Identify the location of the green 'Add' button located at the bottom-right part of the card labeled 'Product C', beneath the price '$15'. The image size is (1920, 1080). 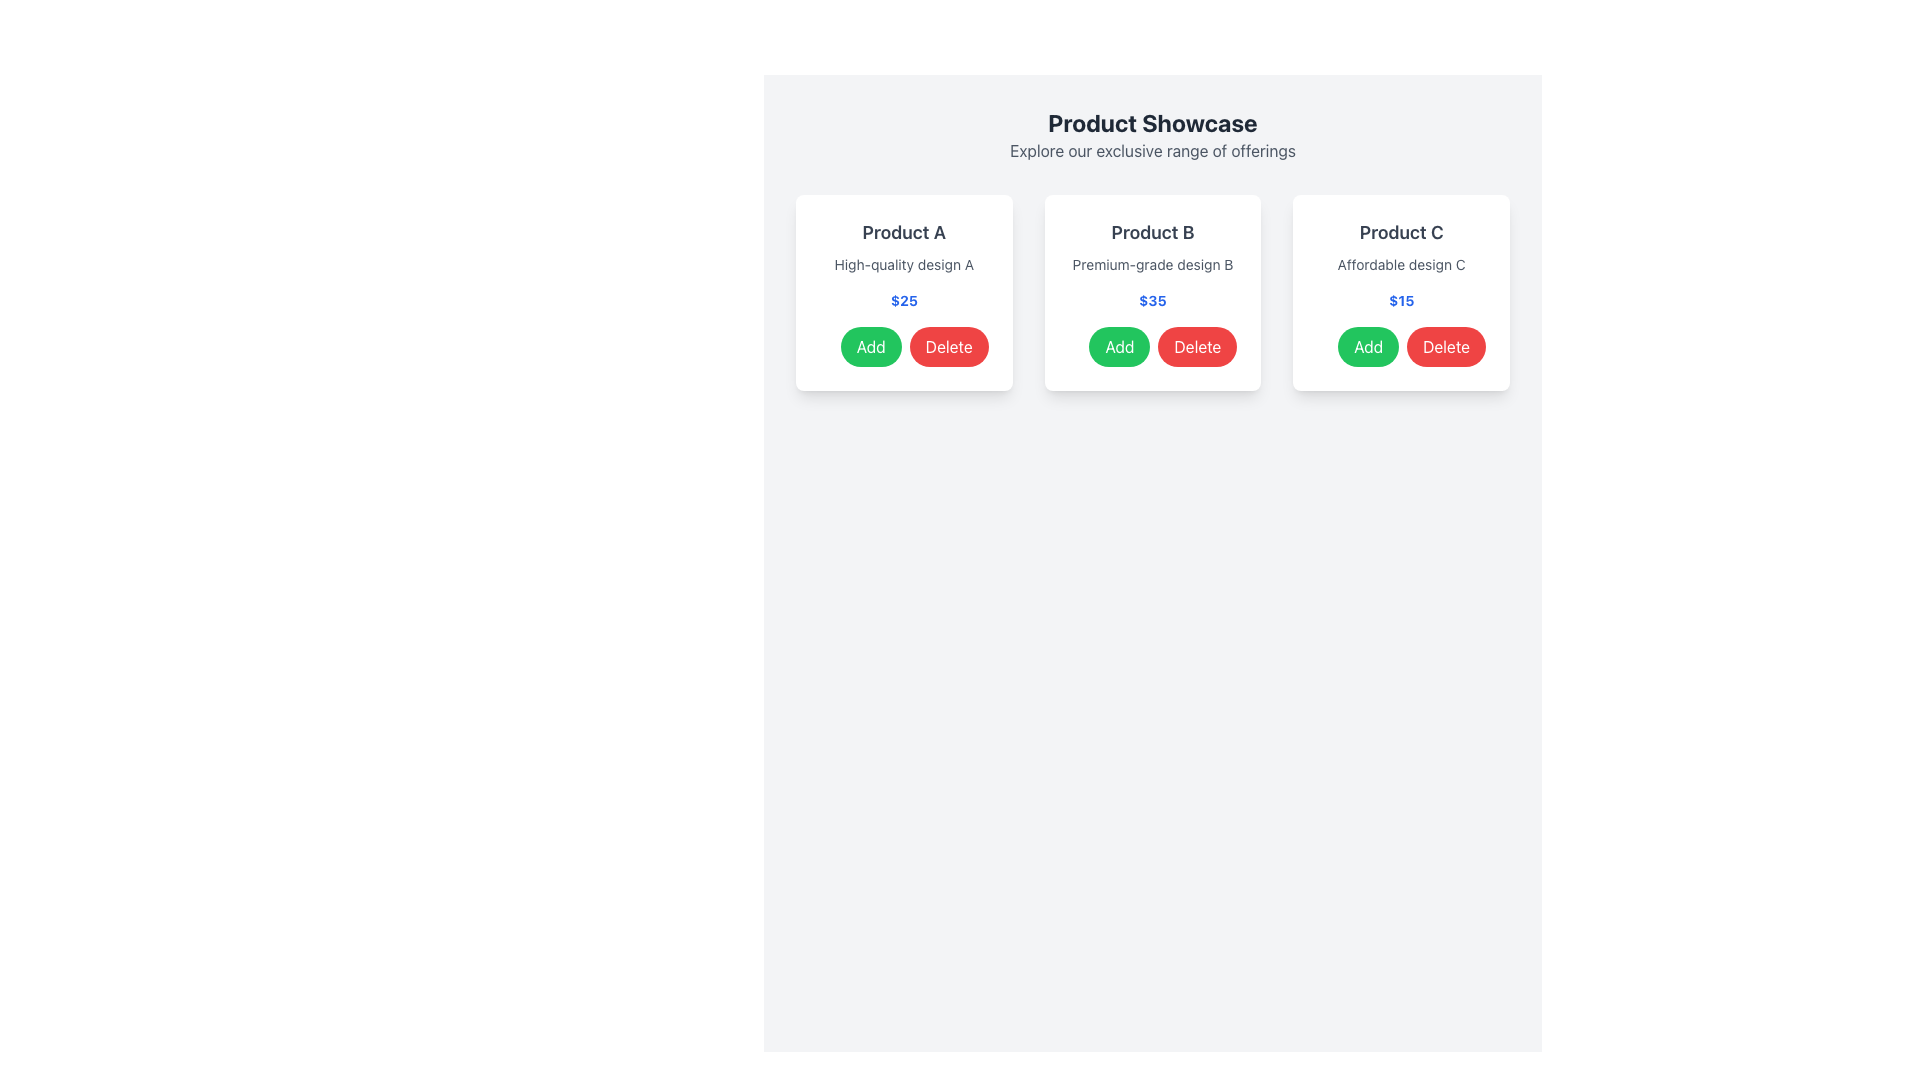
(1400, 346).